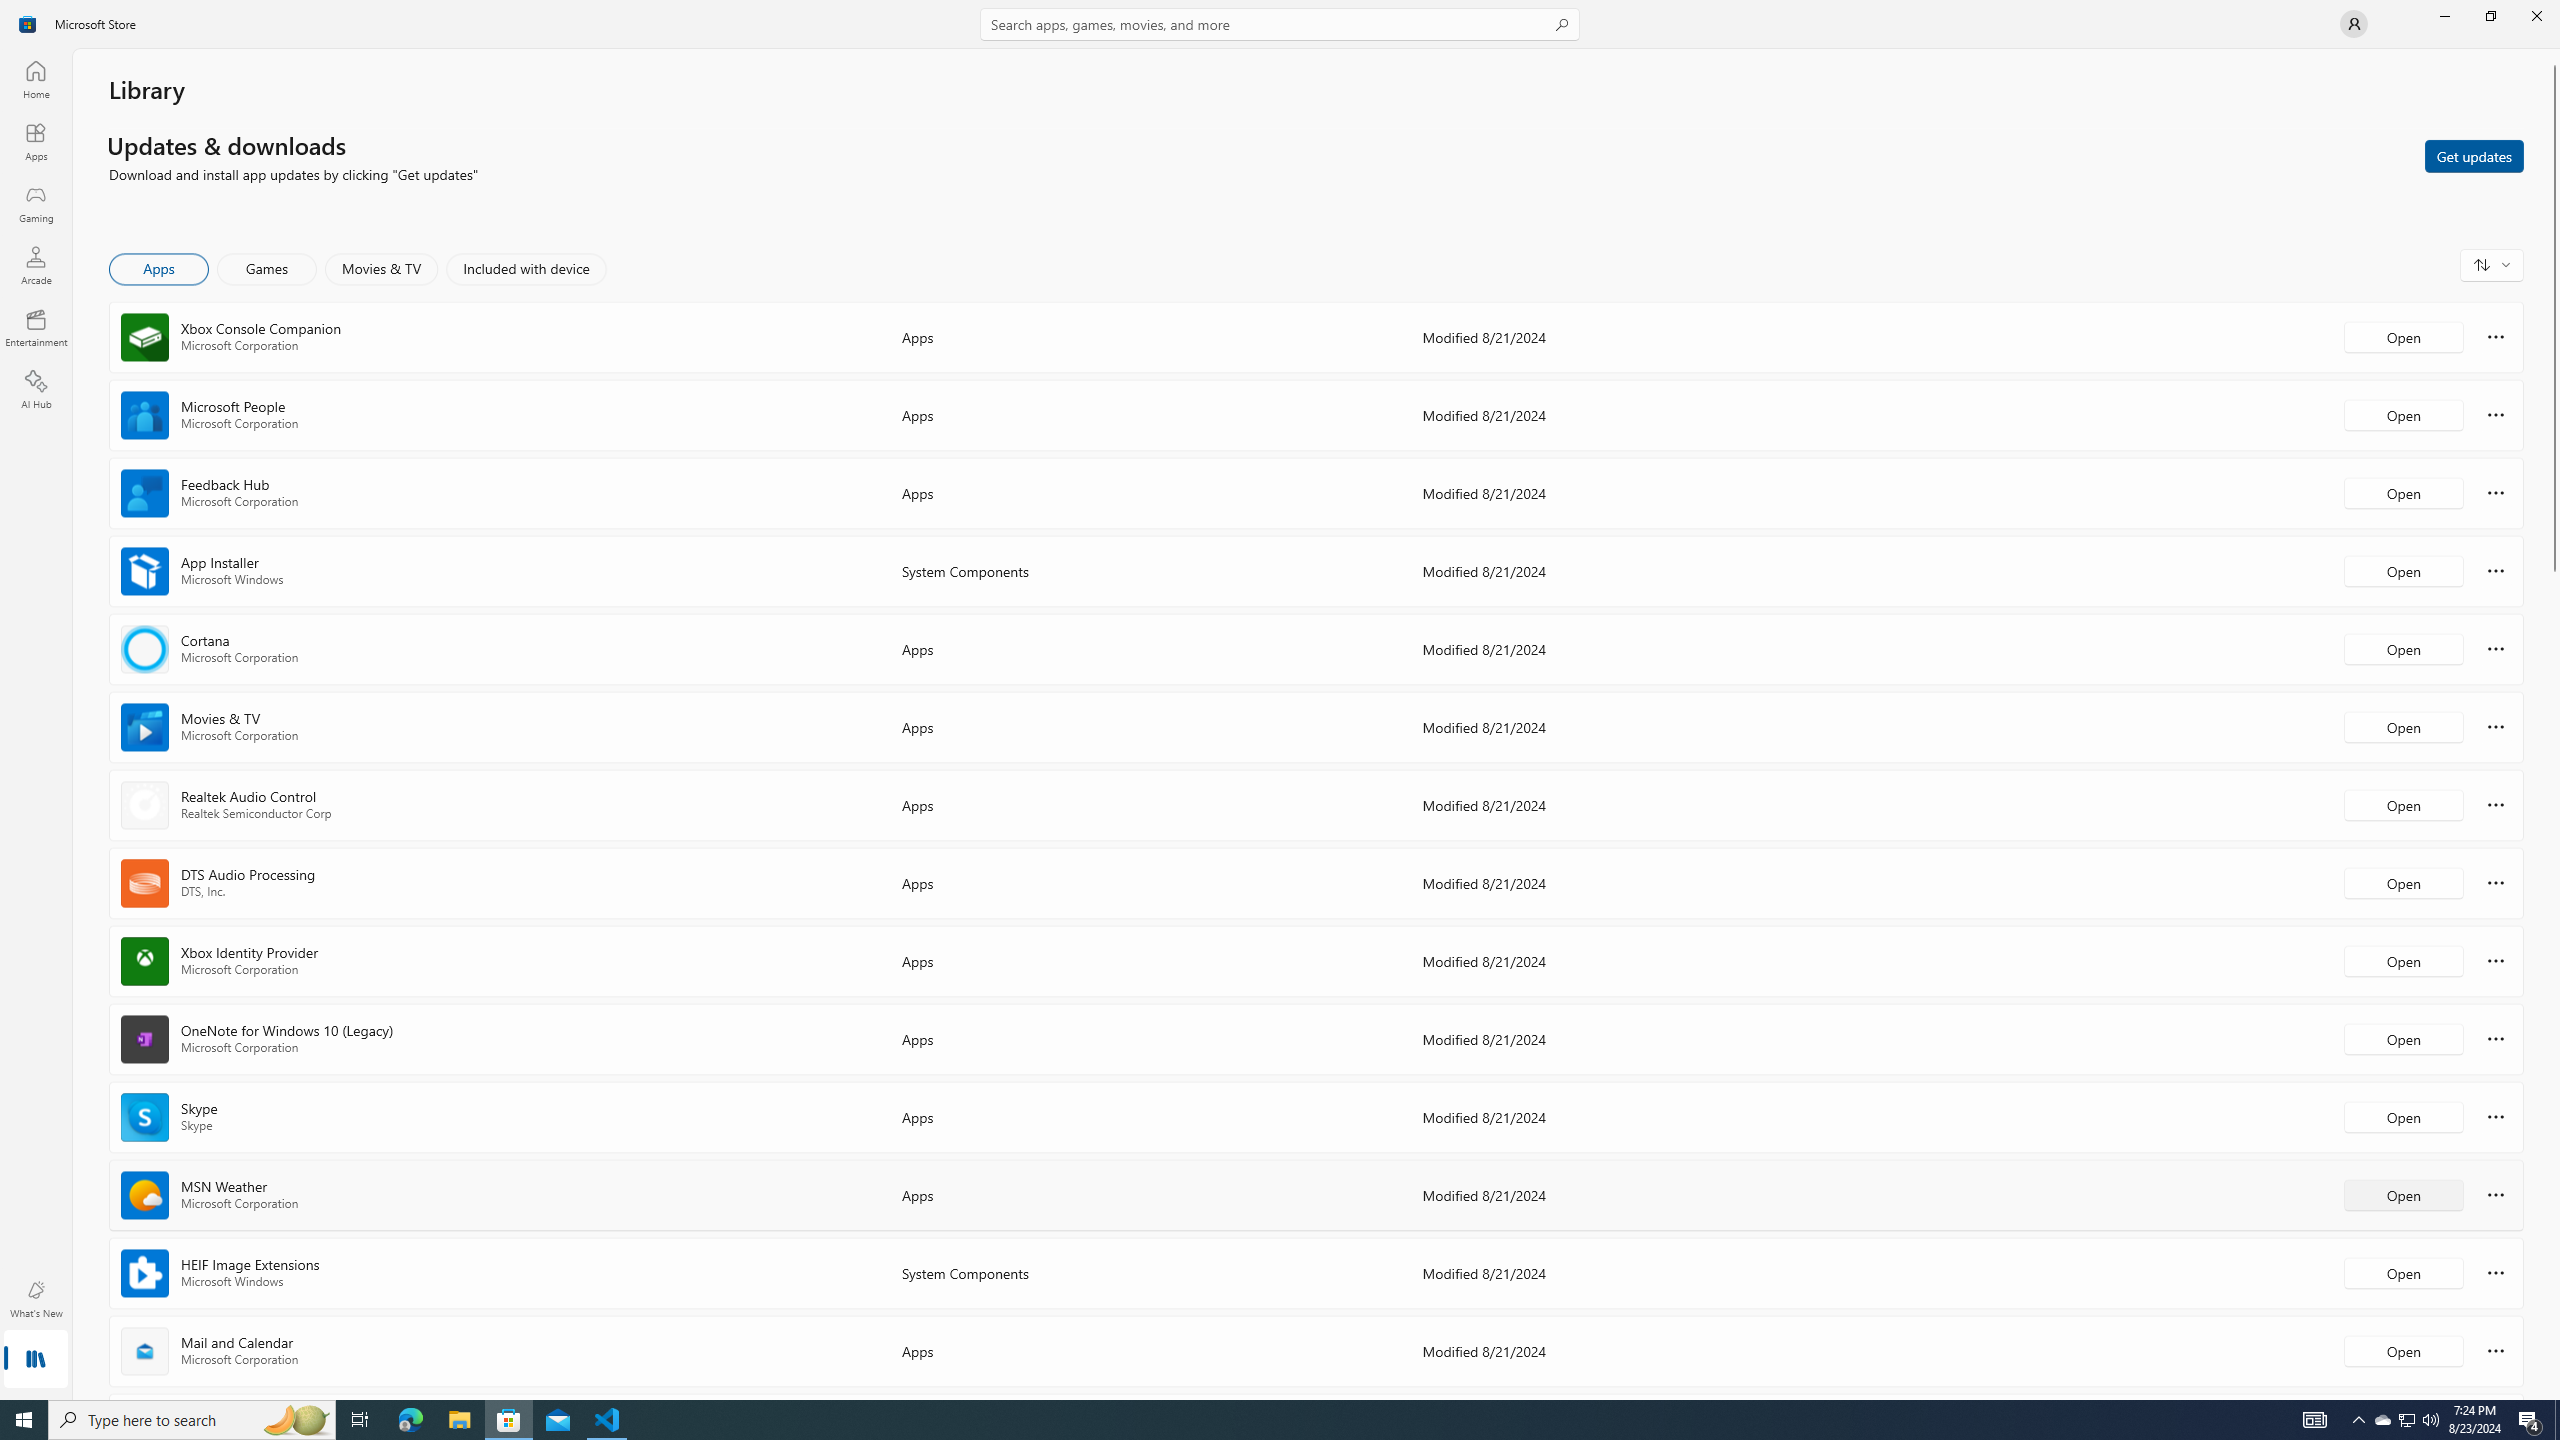 The image size is (2560, 1440). What do you see at coordinates (34, 1360) in the screenshot?
I see `'Library'` at bounding box center [34, 1360].